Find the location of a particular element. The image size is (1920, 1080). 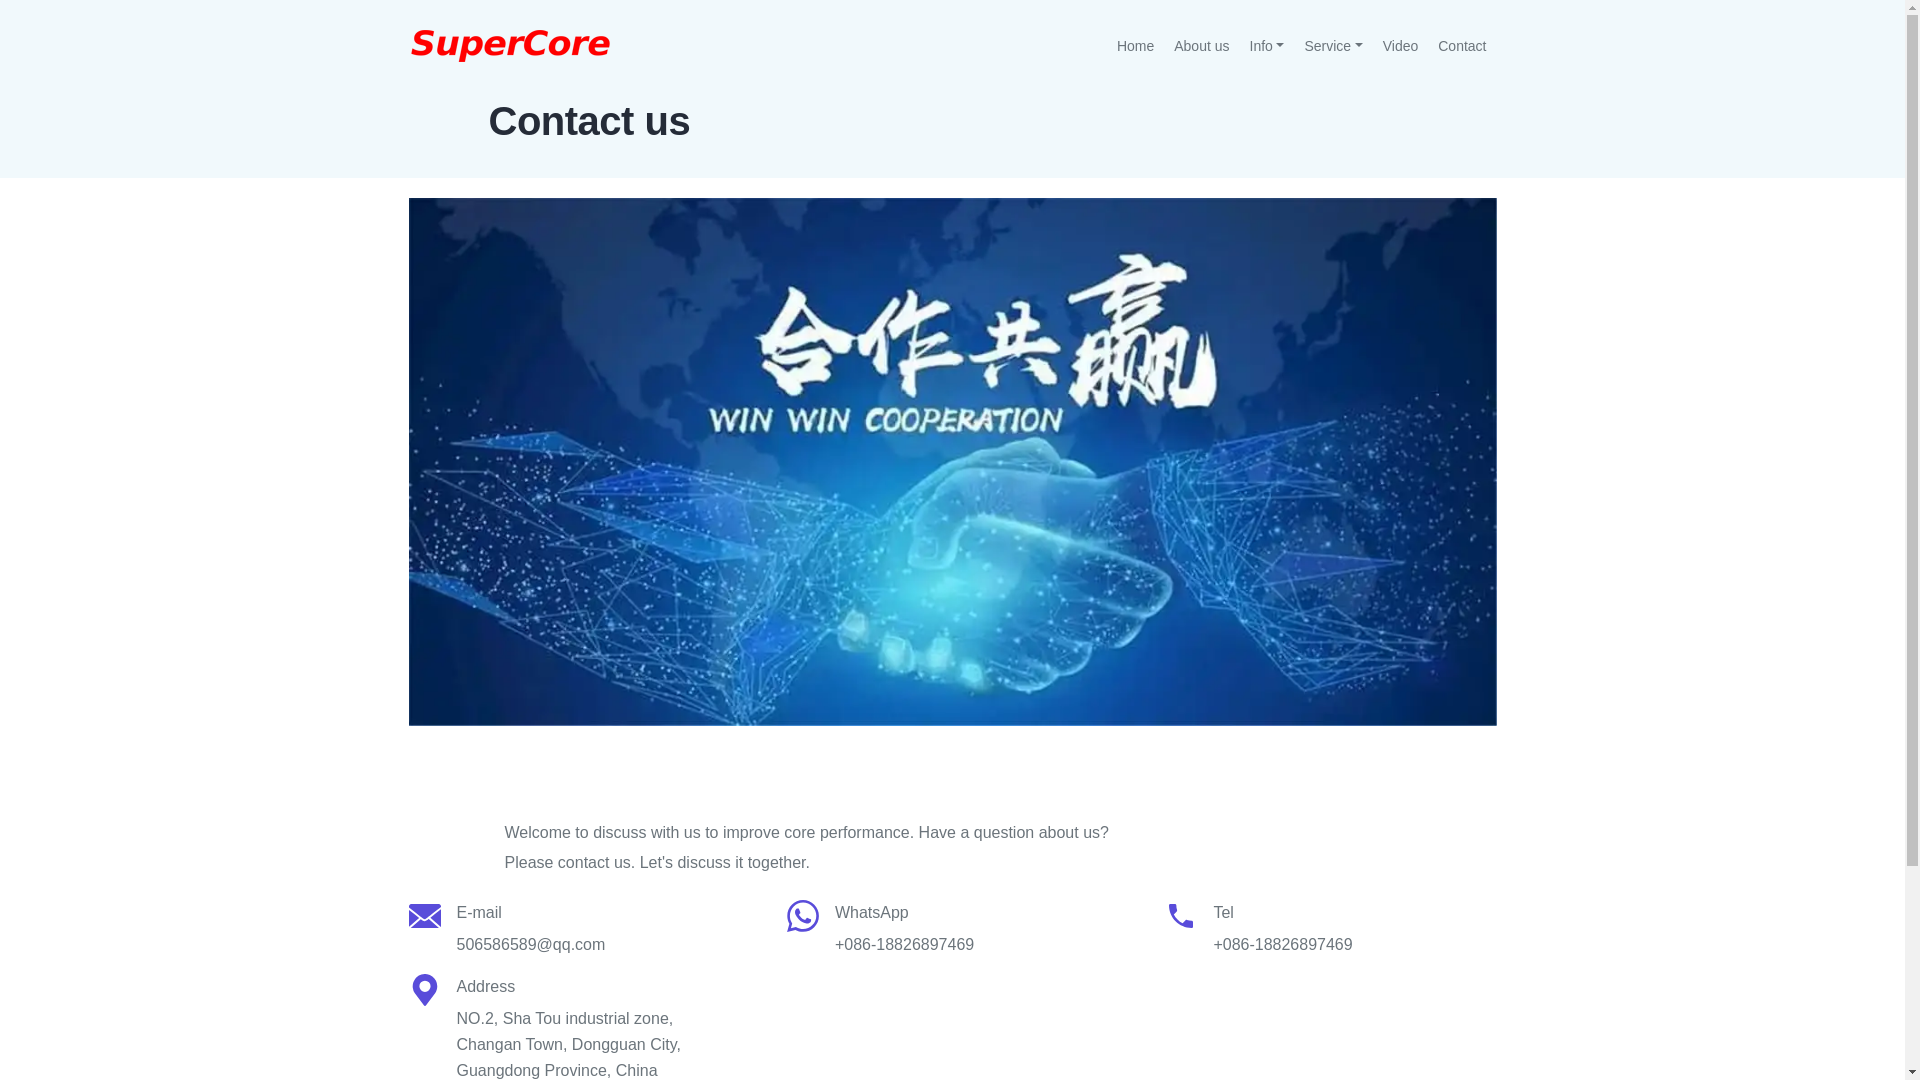

'Home is located at coordinates (1135, 45).